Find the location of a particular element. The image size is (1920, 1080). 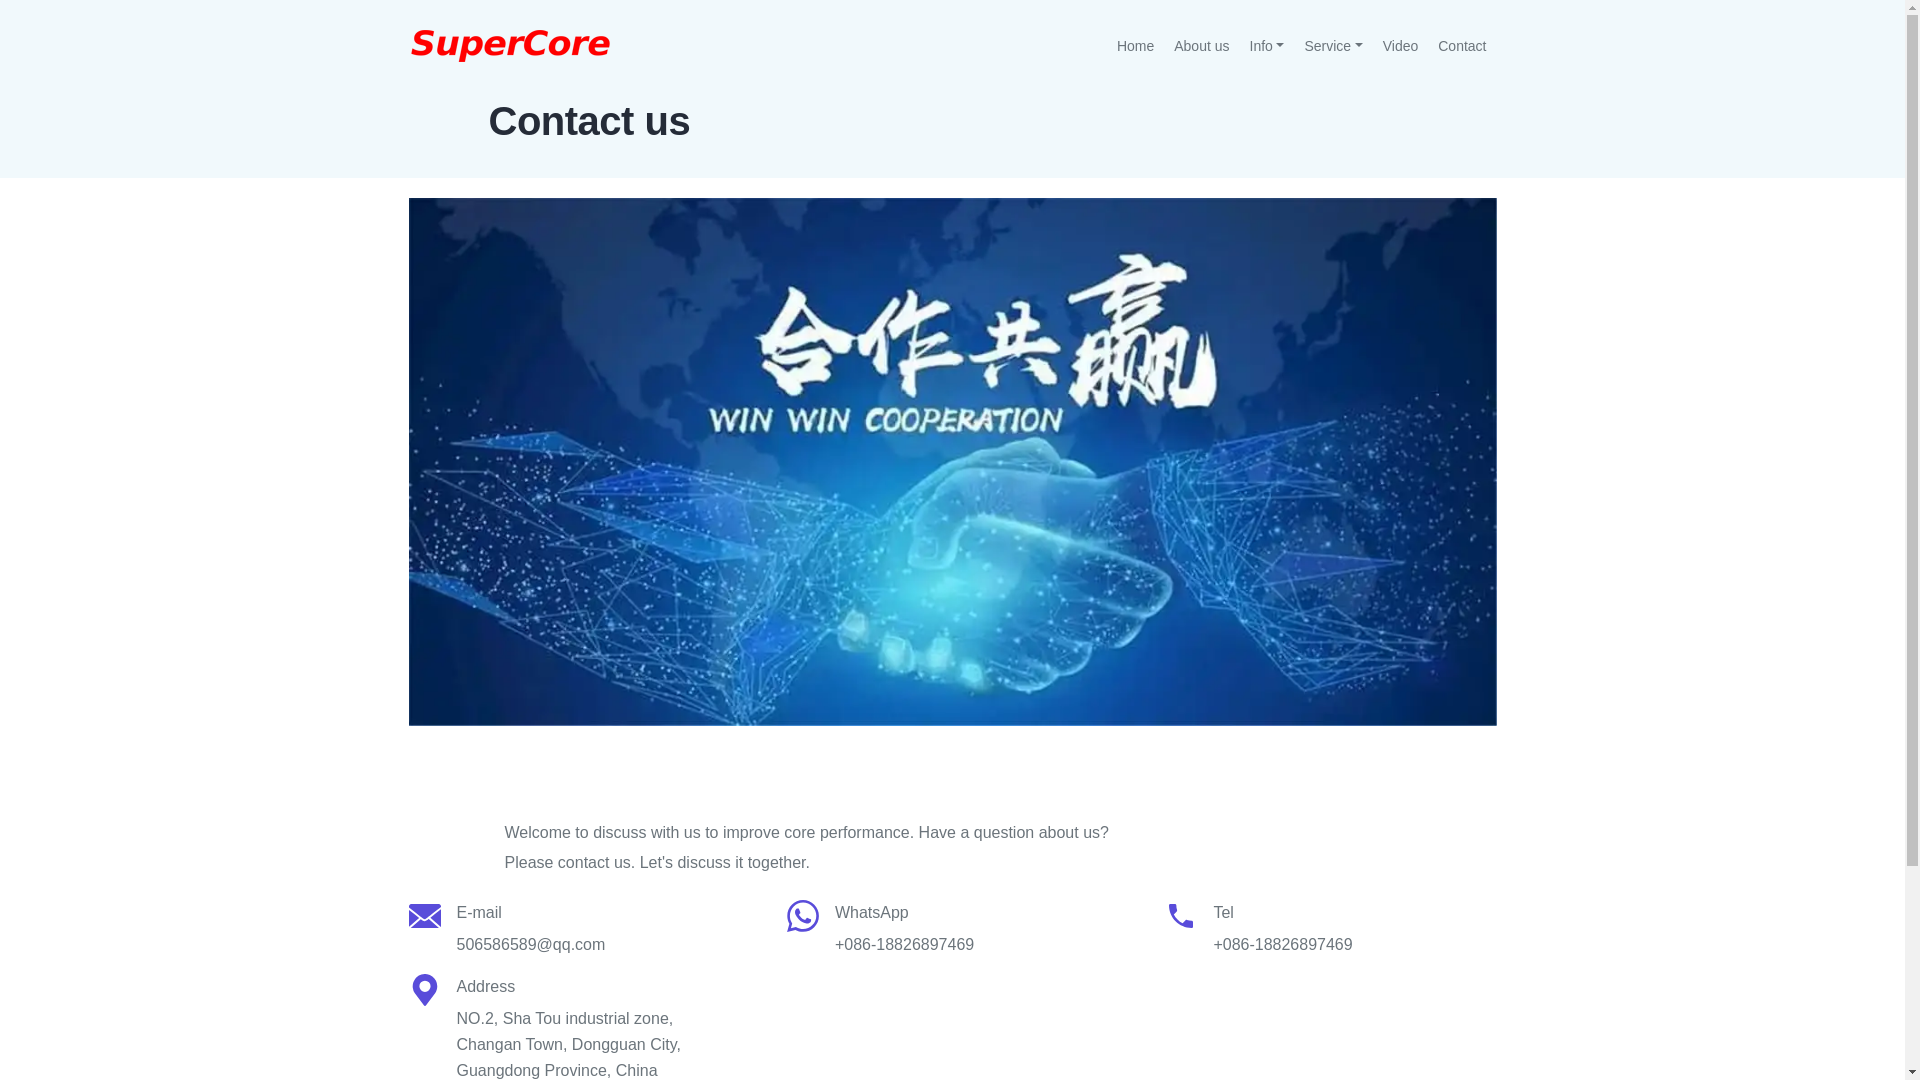

'Home is located at coordinates (1135, 45).